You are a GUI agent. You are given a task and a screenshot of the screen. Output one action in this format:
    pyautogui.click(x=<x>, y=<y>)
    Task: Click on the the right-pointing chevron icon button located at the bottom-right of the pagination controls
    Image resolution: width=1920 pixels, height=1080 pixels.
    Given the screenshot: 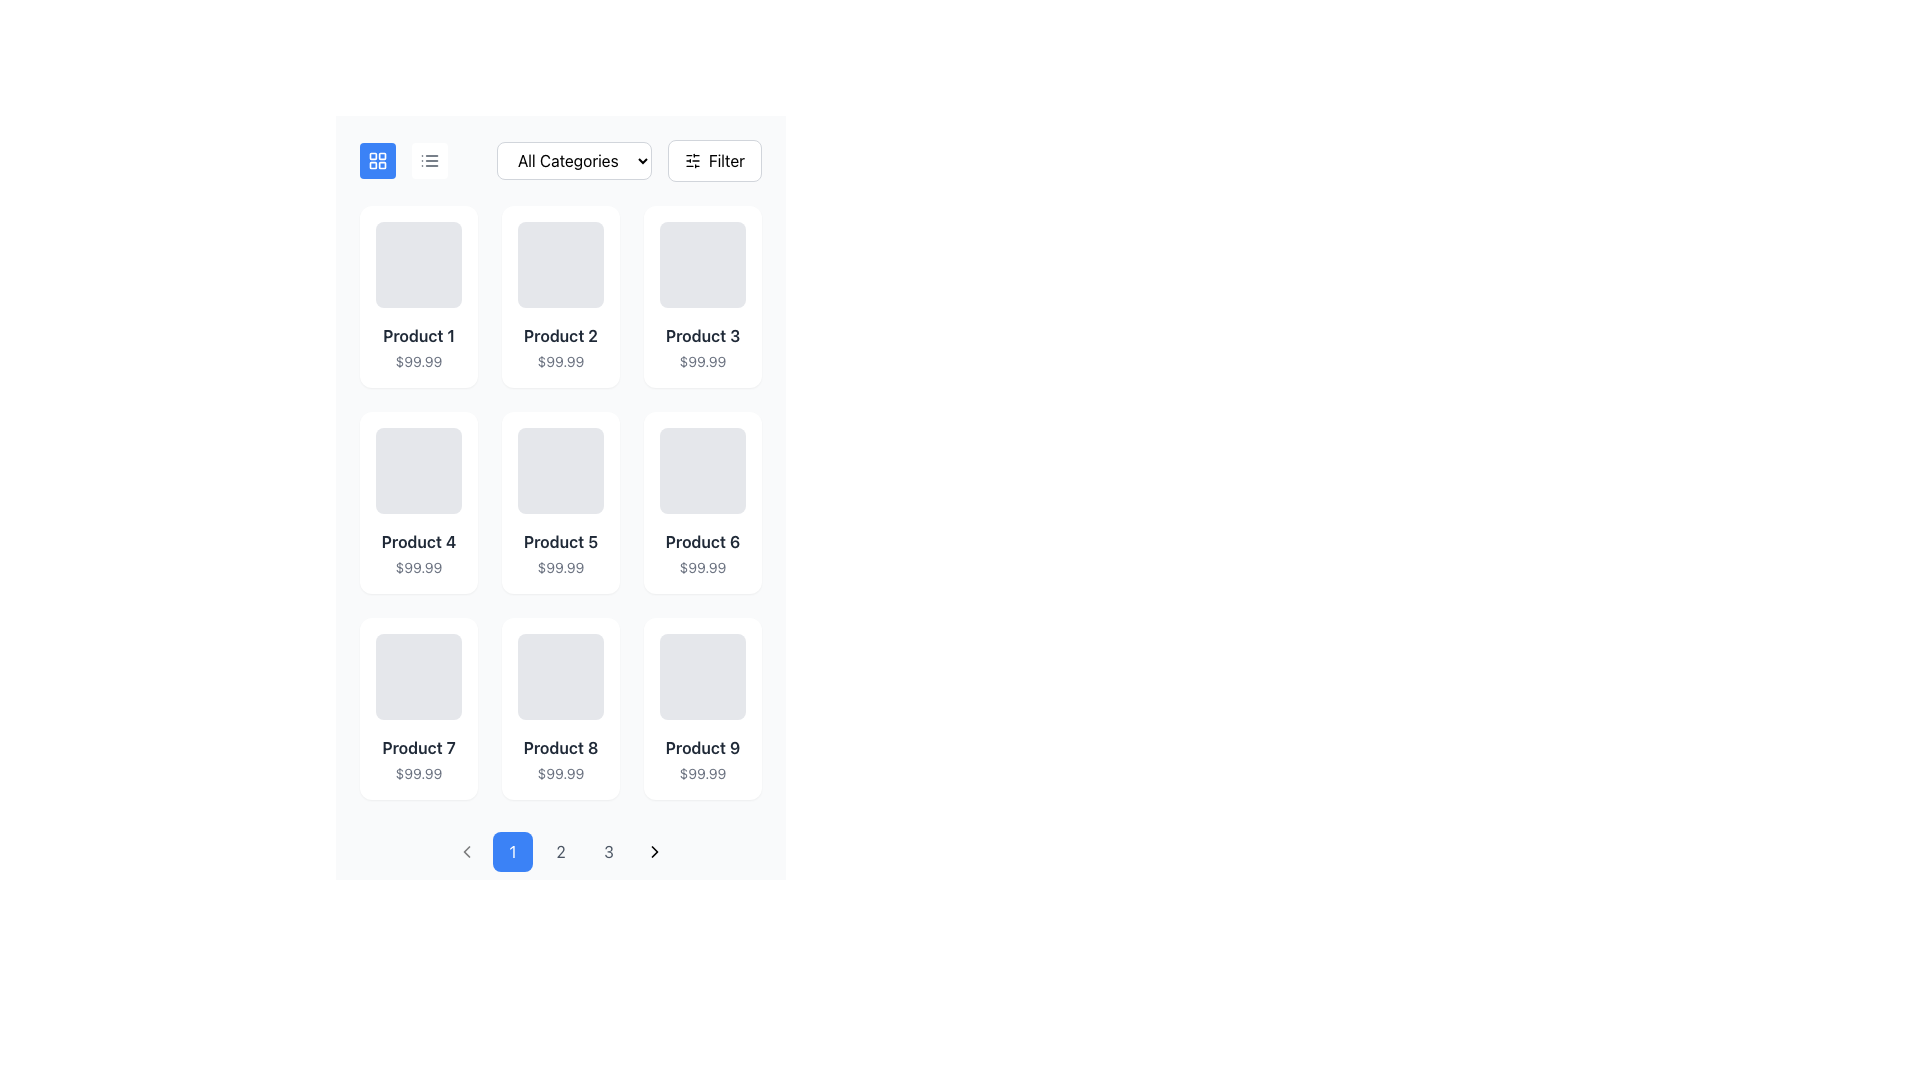 What is the action you would take?
    pyautogui.click(x=654, y=852)
    